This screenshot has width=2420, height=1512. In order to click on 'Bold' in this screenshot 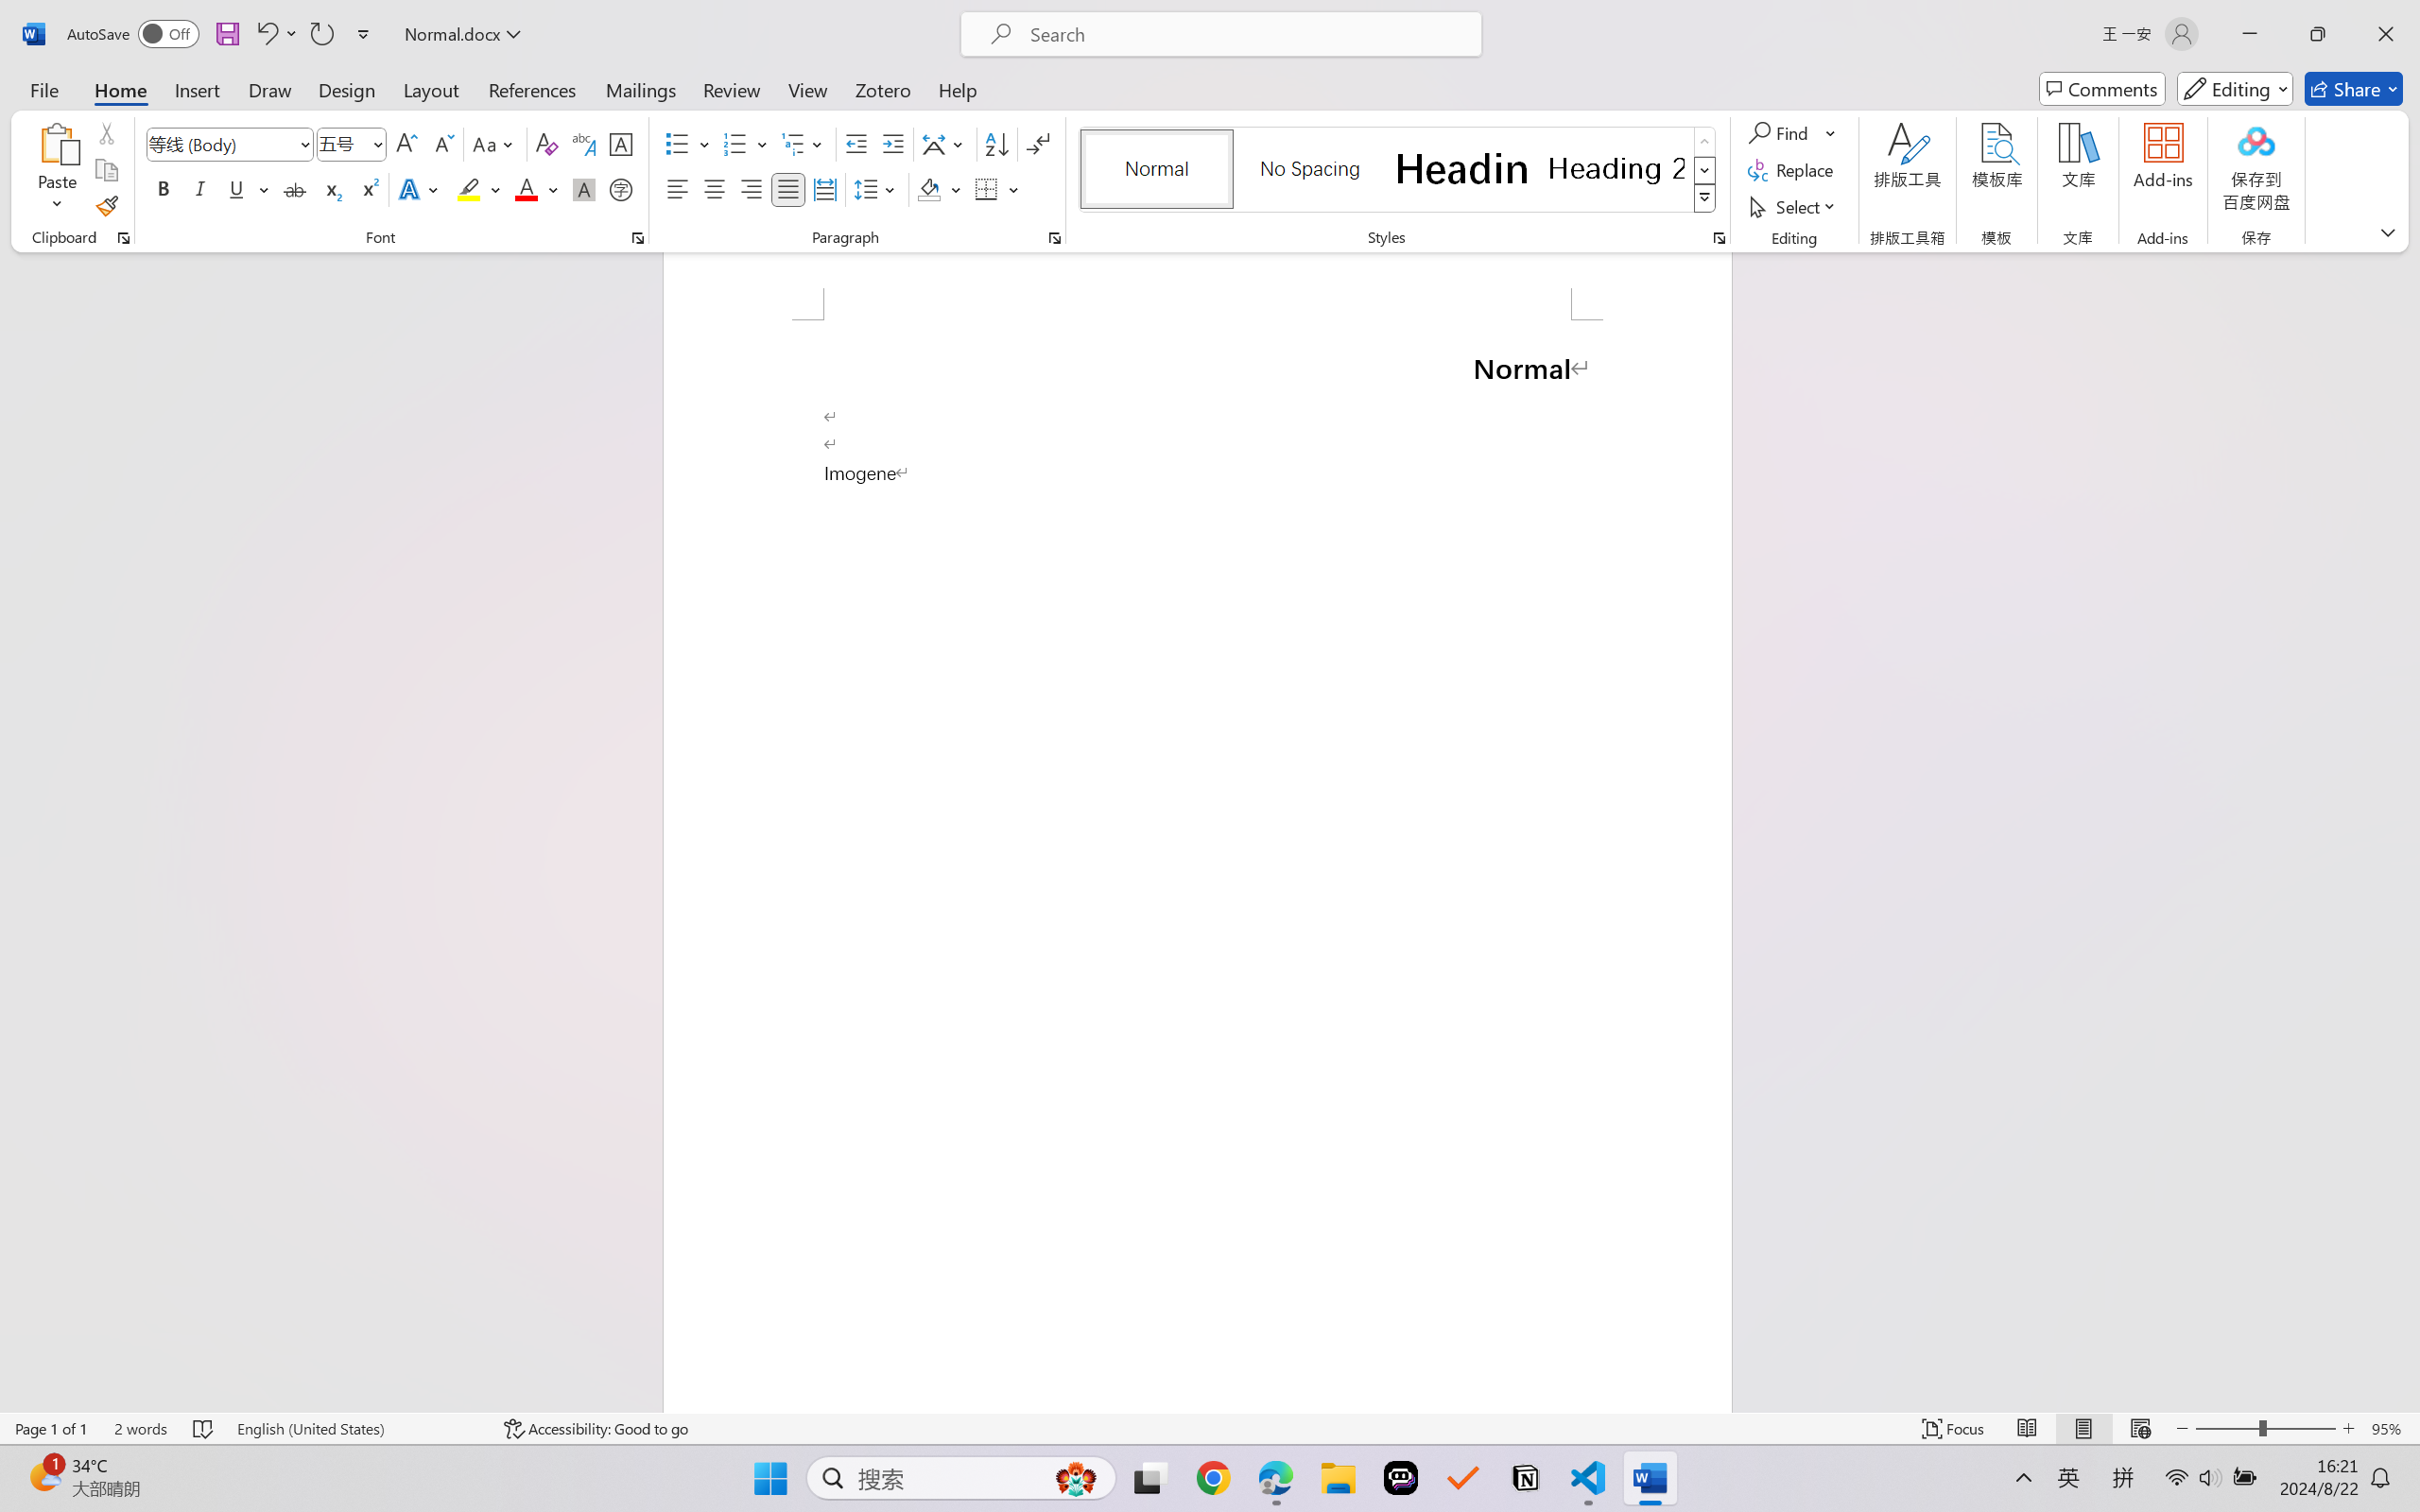, I will do `click(164, 188)`.